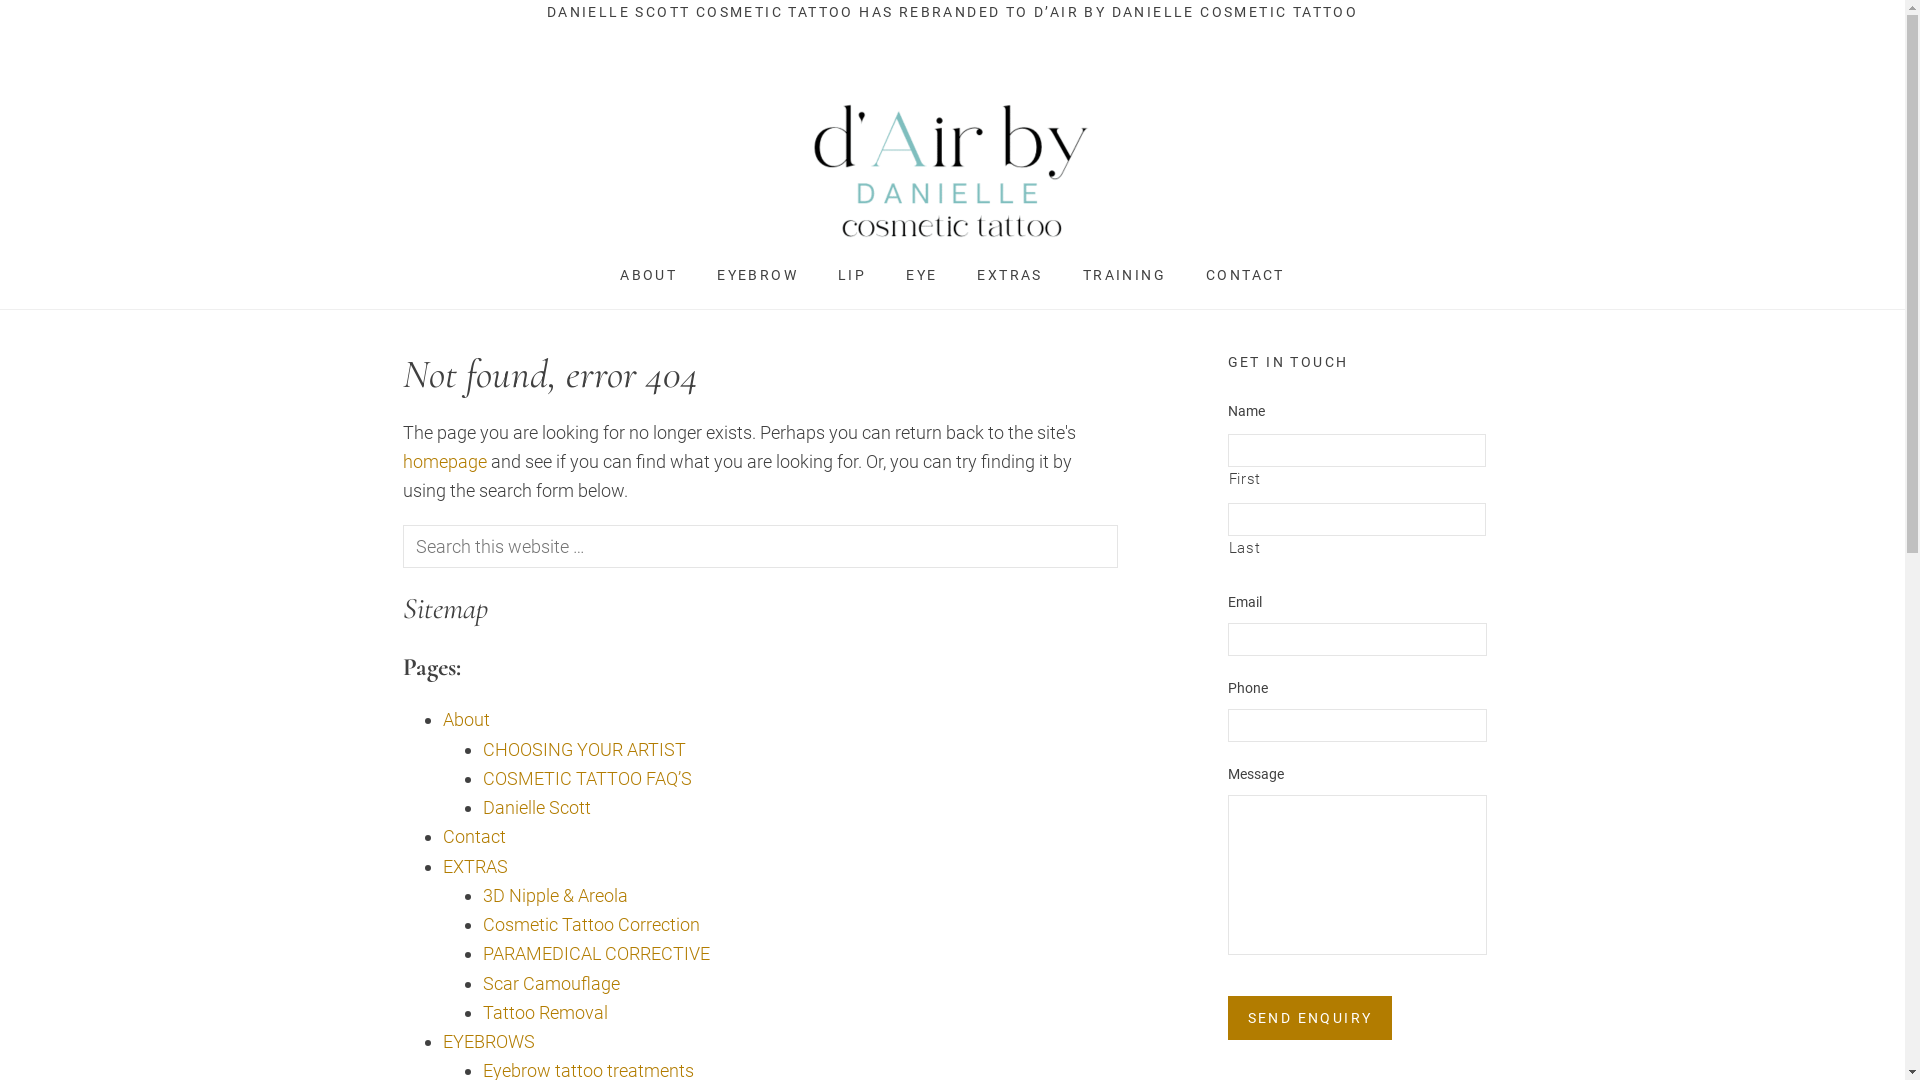  What do you see at coordinates (1009, 275) in the screenshot?
I see `'EXTRAS'` at bounding box center [1009, 275].